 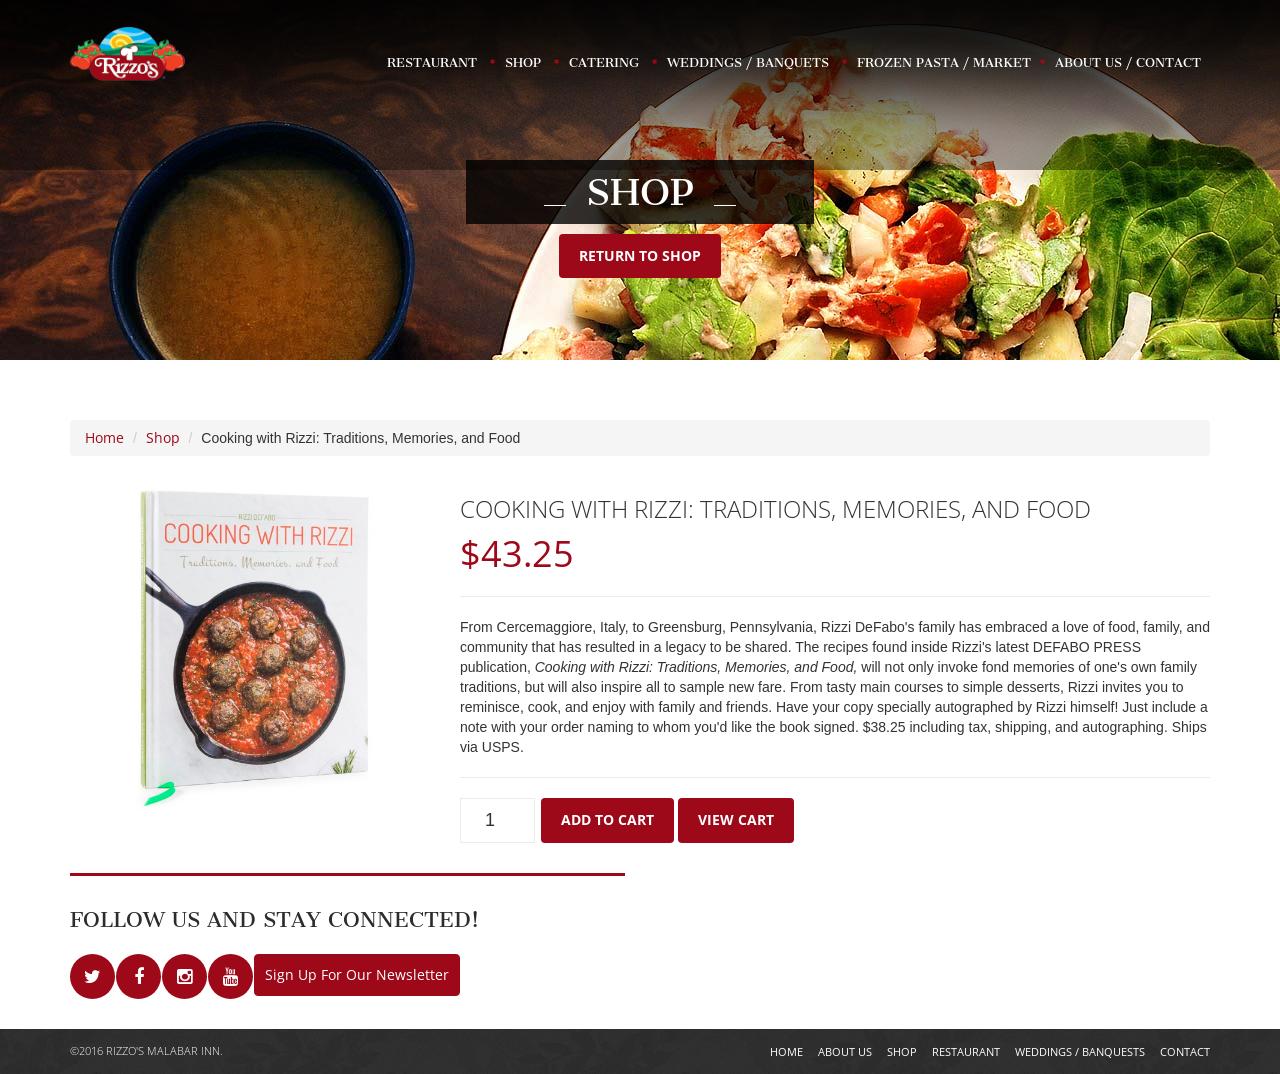 I want to click on 'Frozen Pasta / Market', so click(x=943, y=79).